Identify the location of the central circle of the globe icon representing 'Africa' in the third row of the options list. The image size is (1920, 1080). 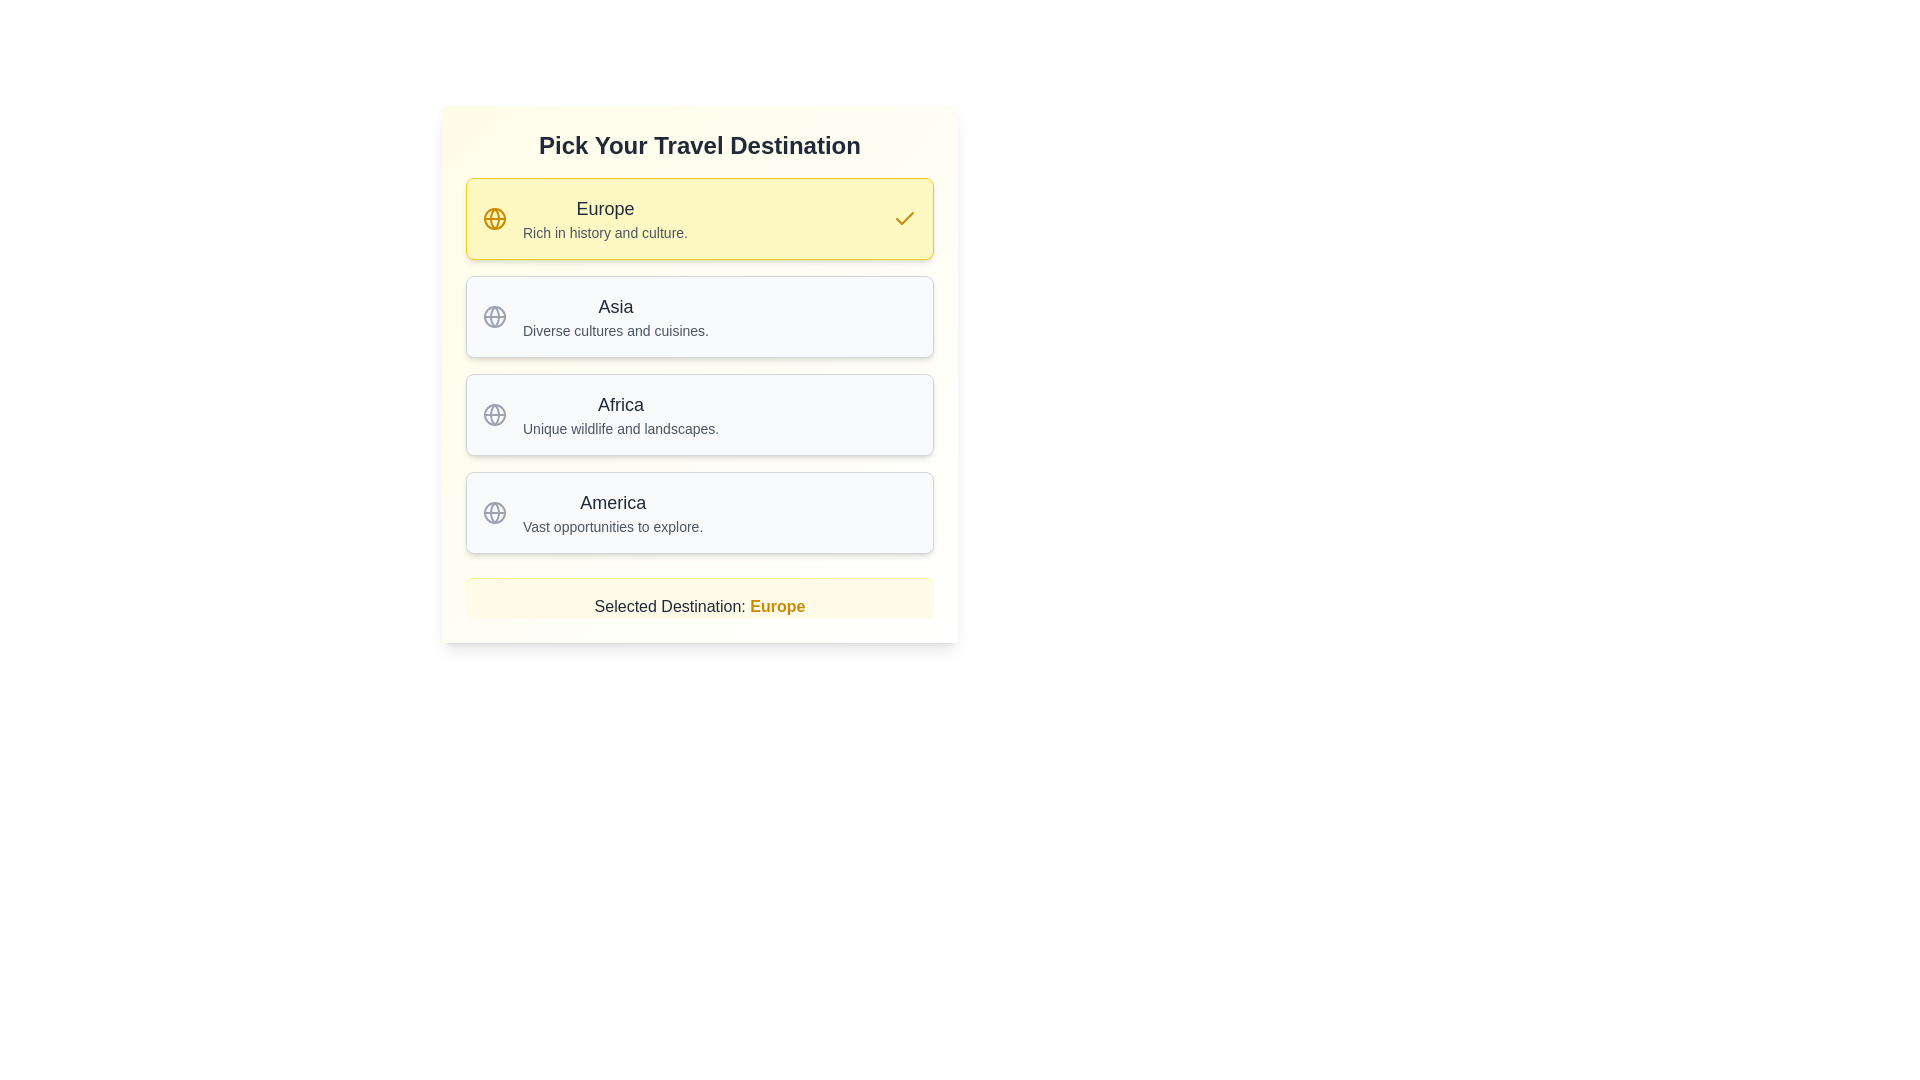
(494, 414).